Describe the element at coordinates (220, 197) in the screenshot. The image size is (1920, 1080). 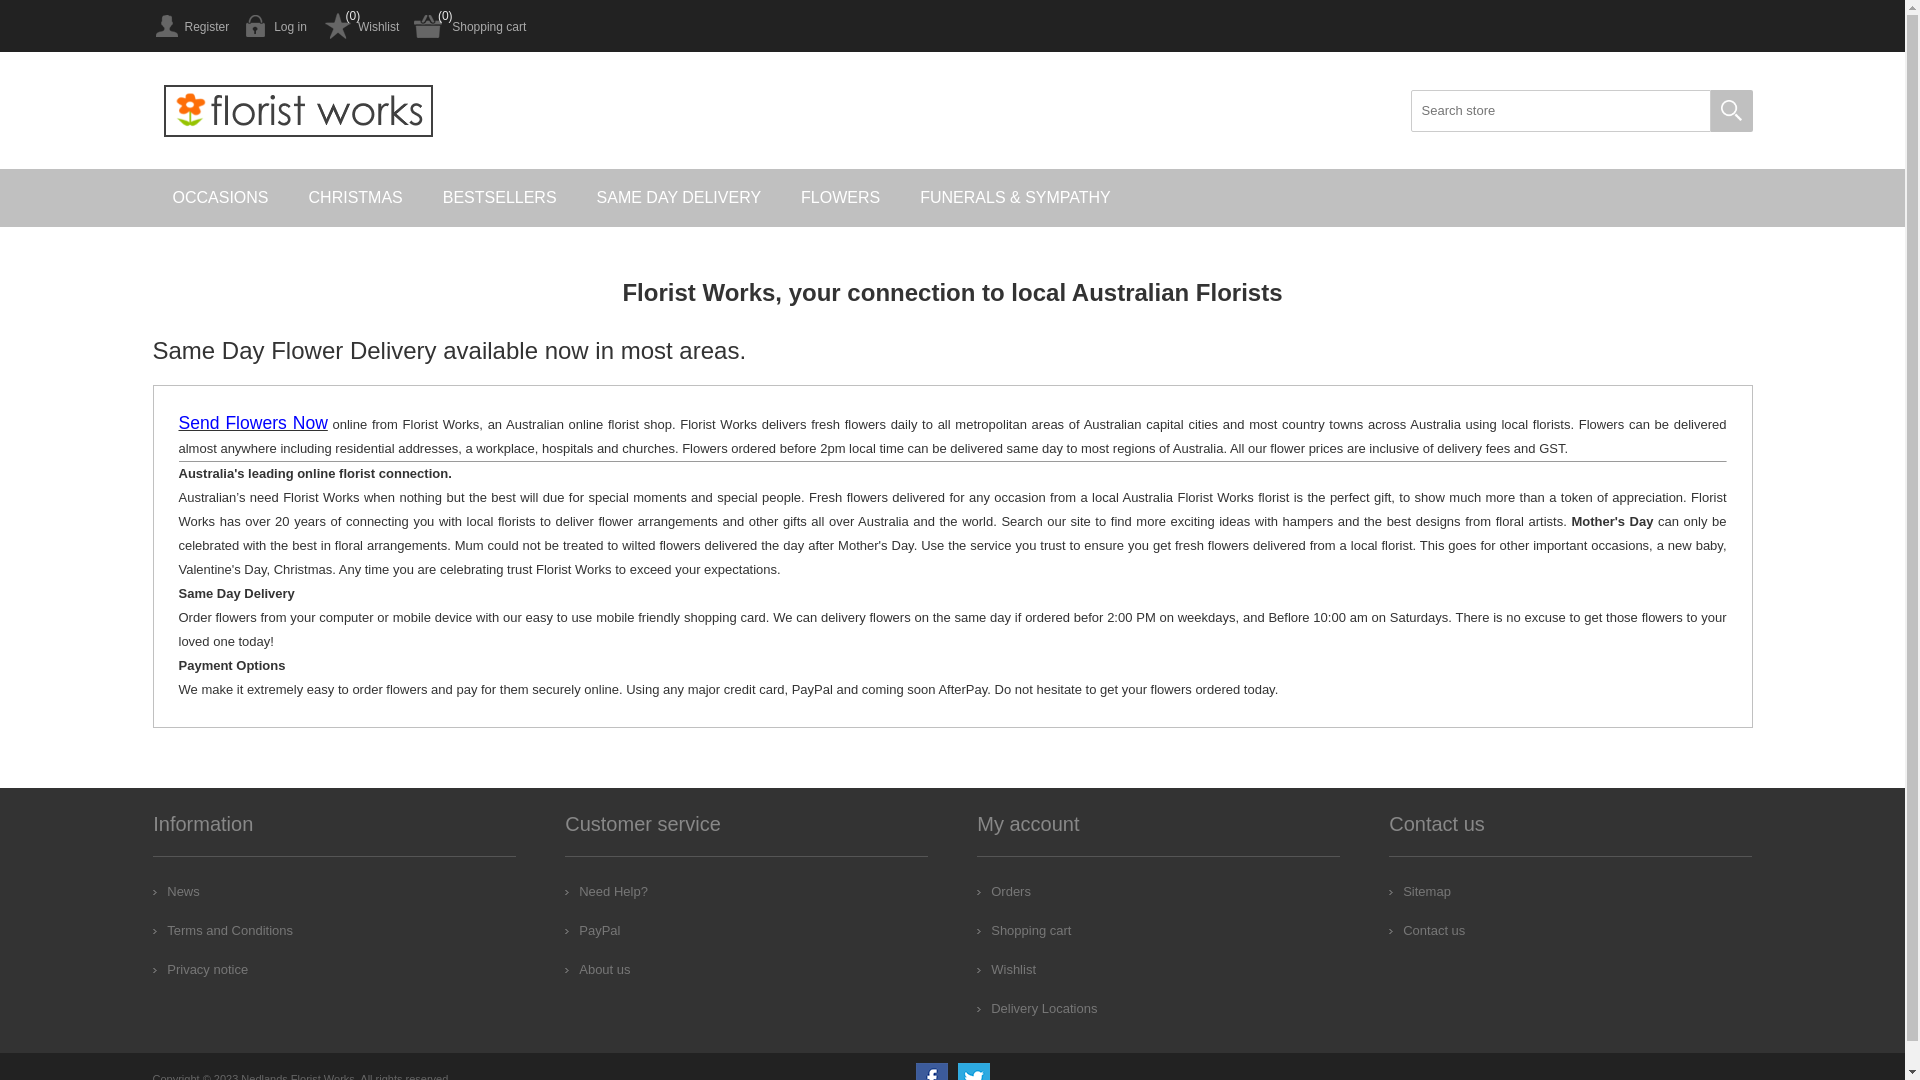
I see `'OCCASIONS'` at that location.